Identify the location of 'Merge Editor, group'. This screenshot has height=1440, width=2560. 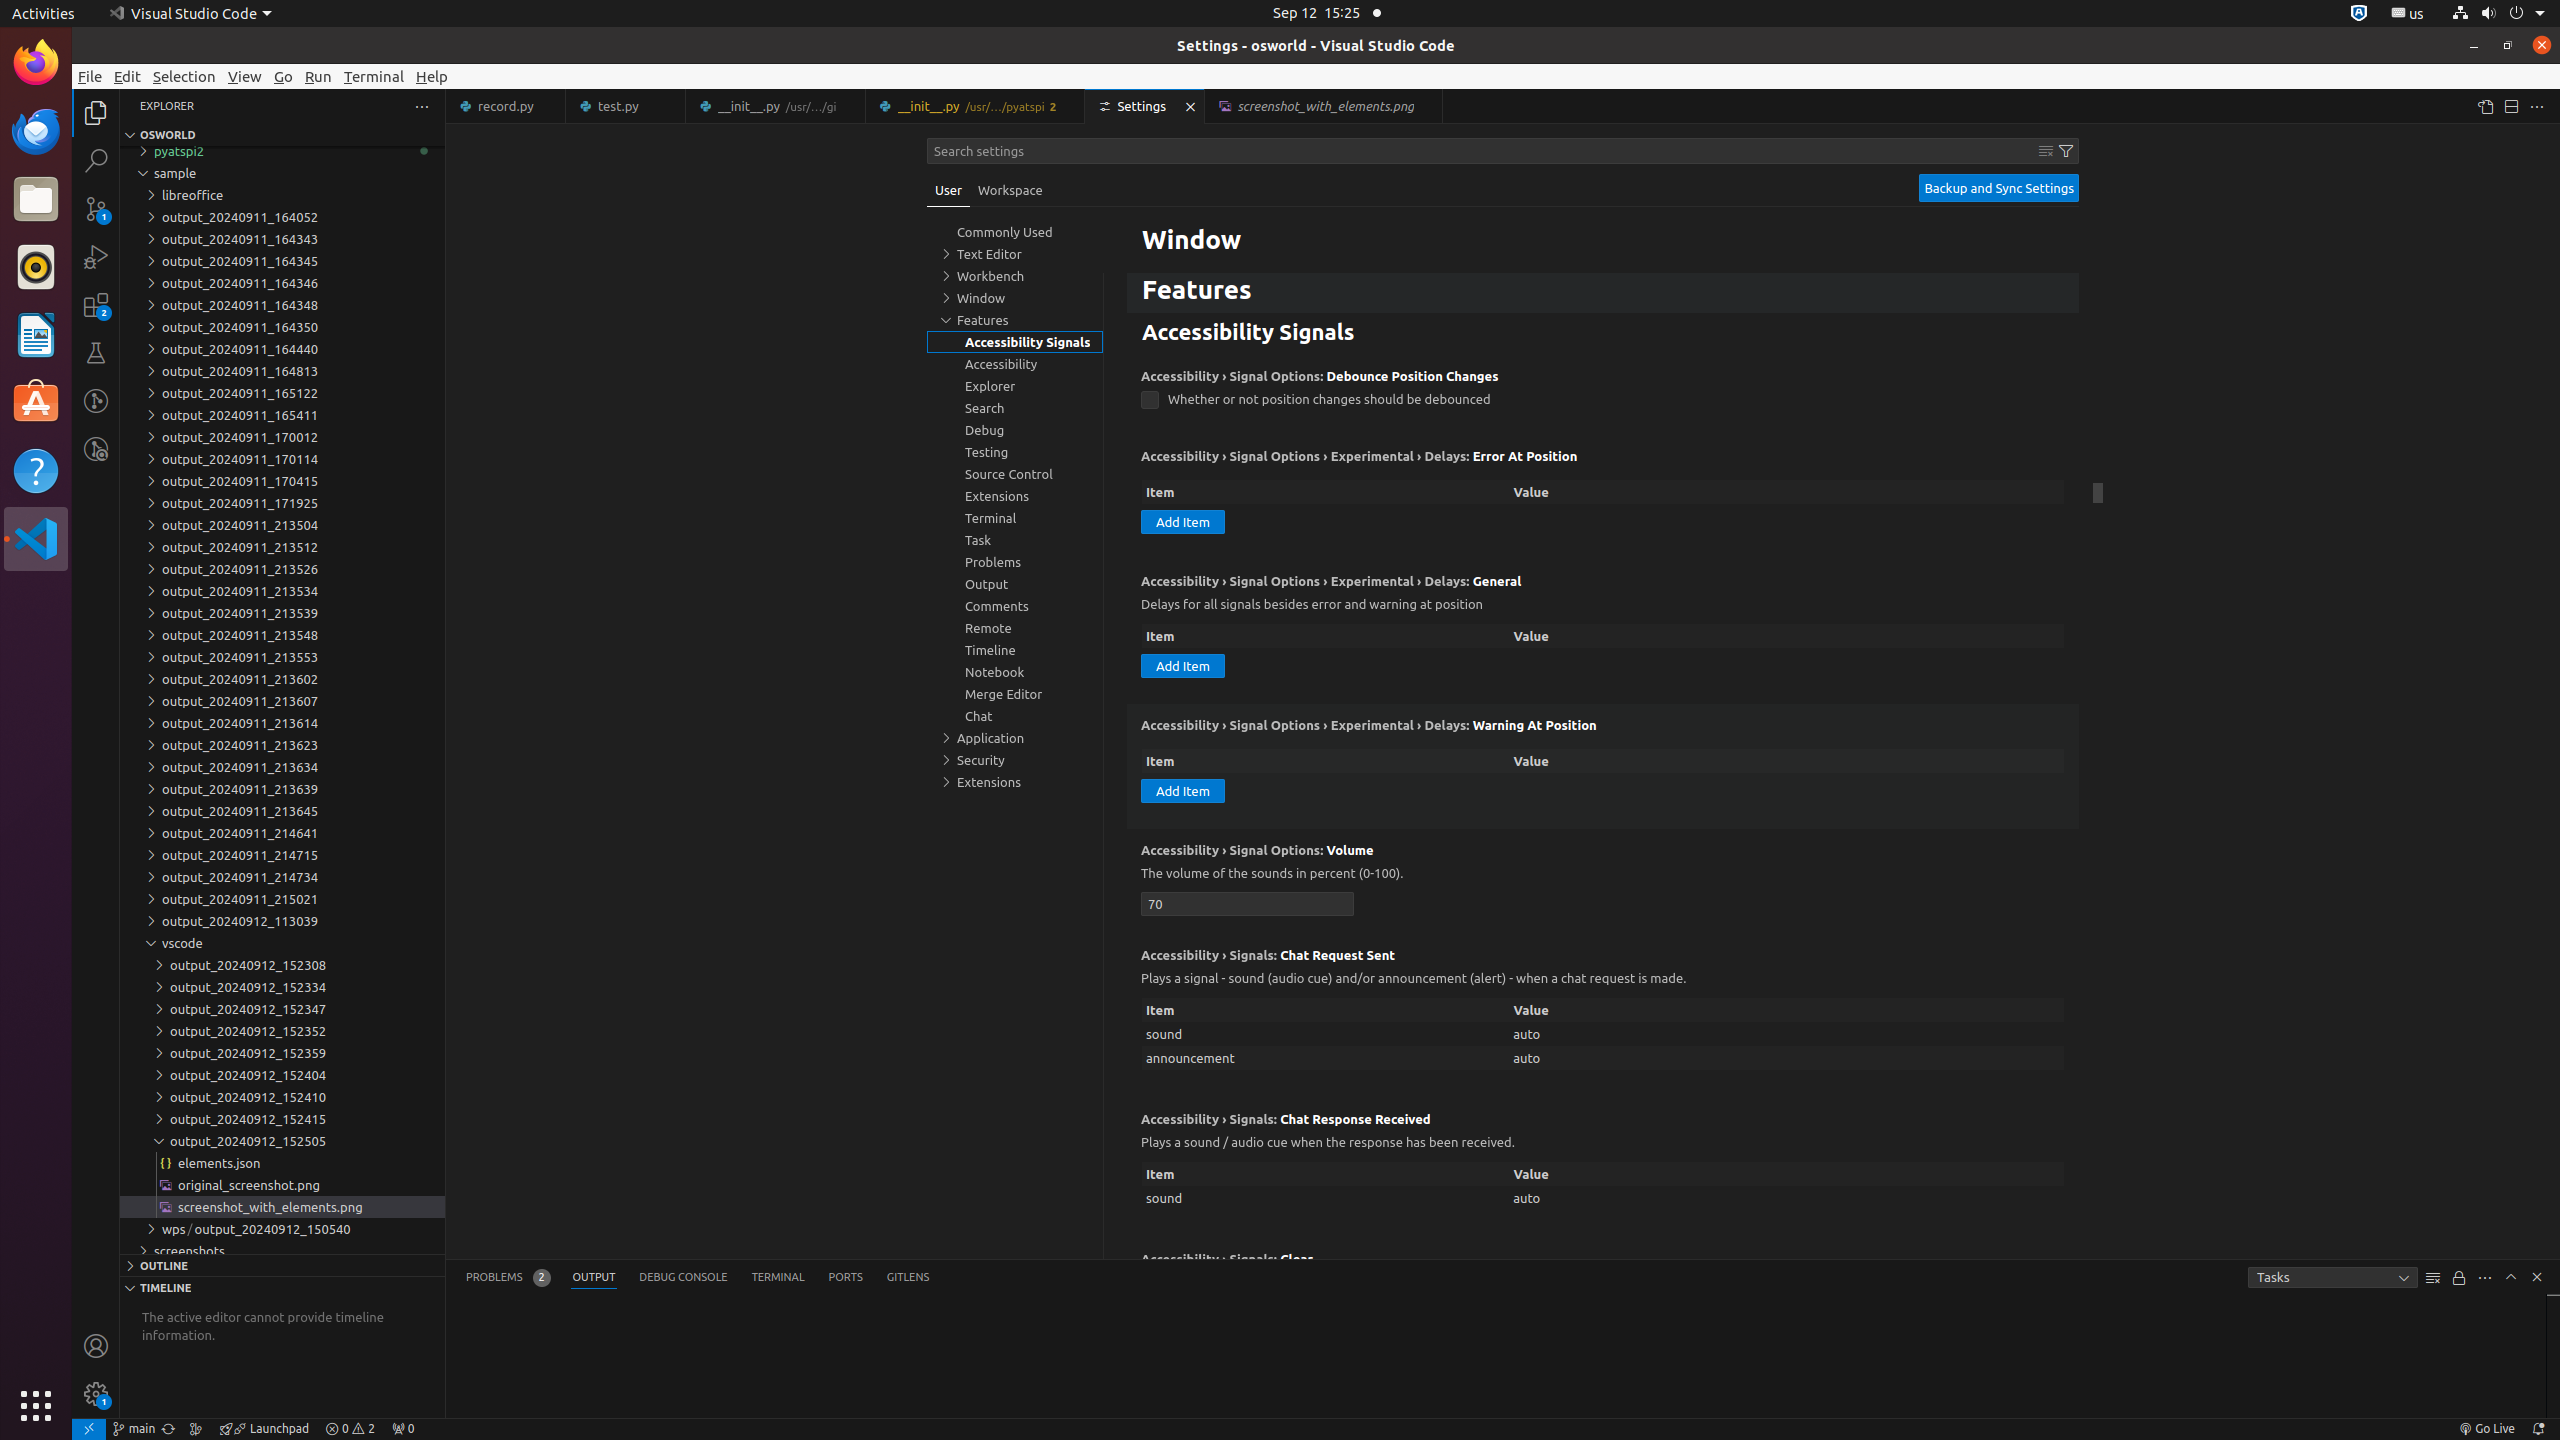
(1015, 693).